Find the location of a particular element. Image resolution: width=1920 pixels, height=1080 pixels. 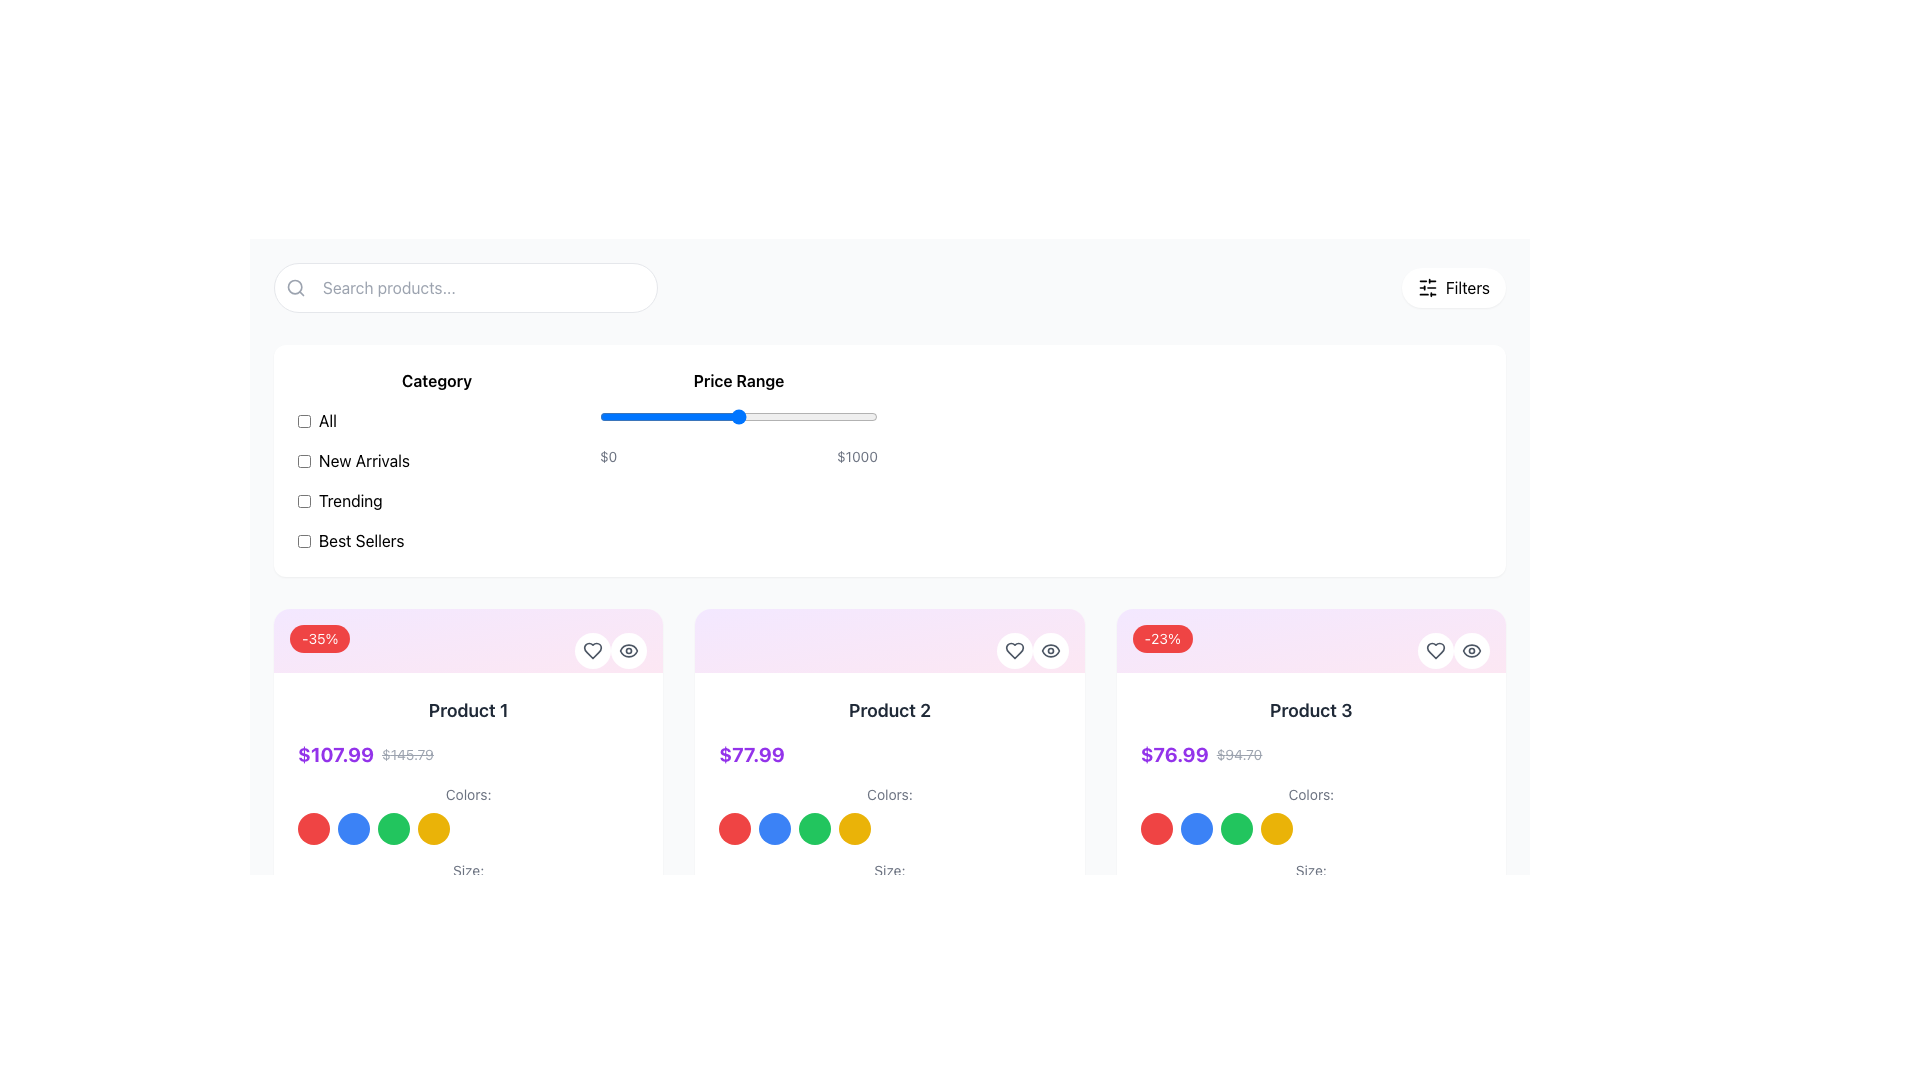

the checkbox is located at coordinates (303, 540).